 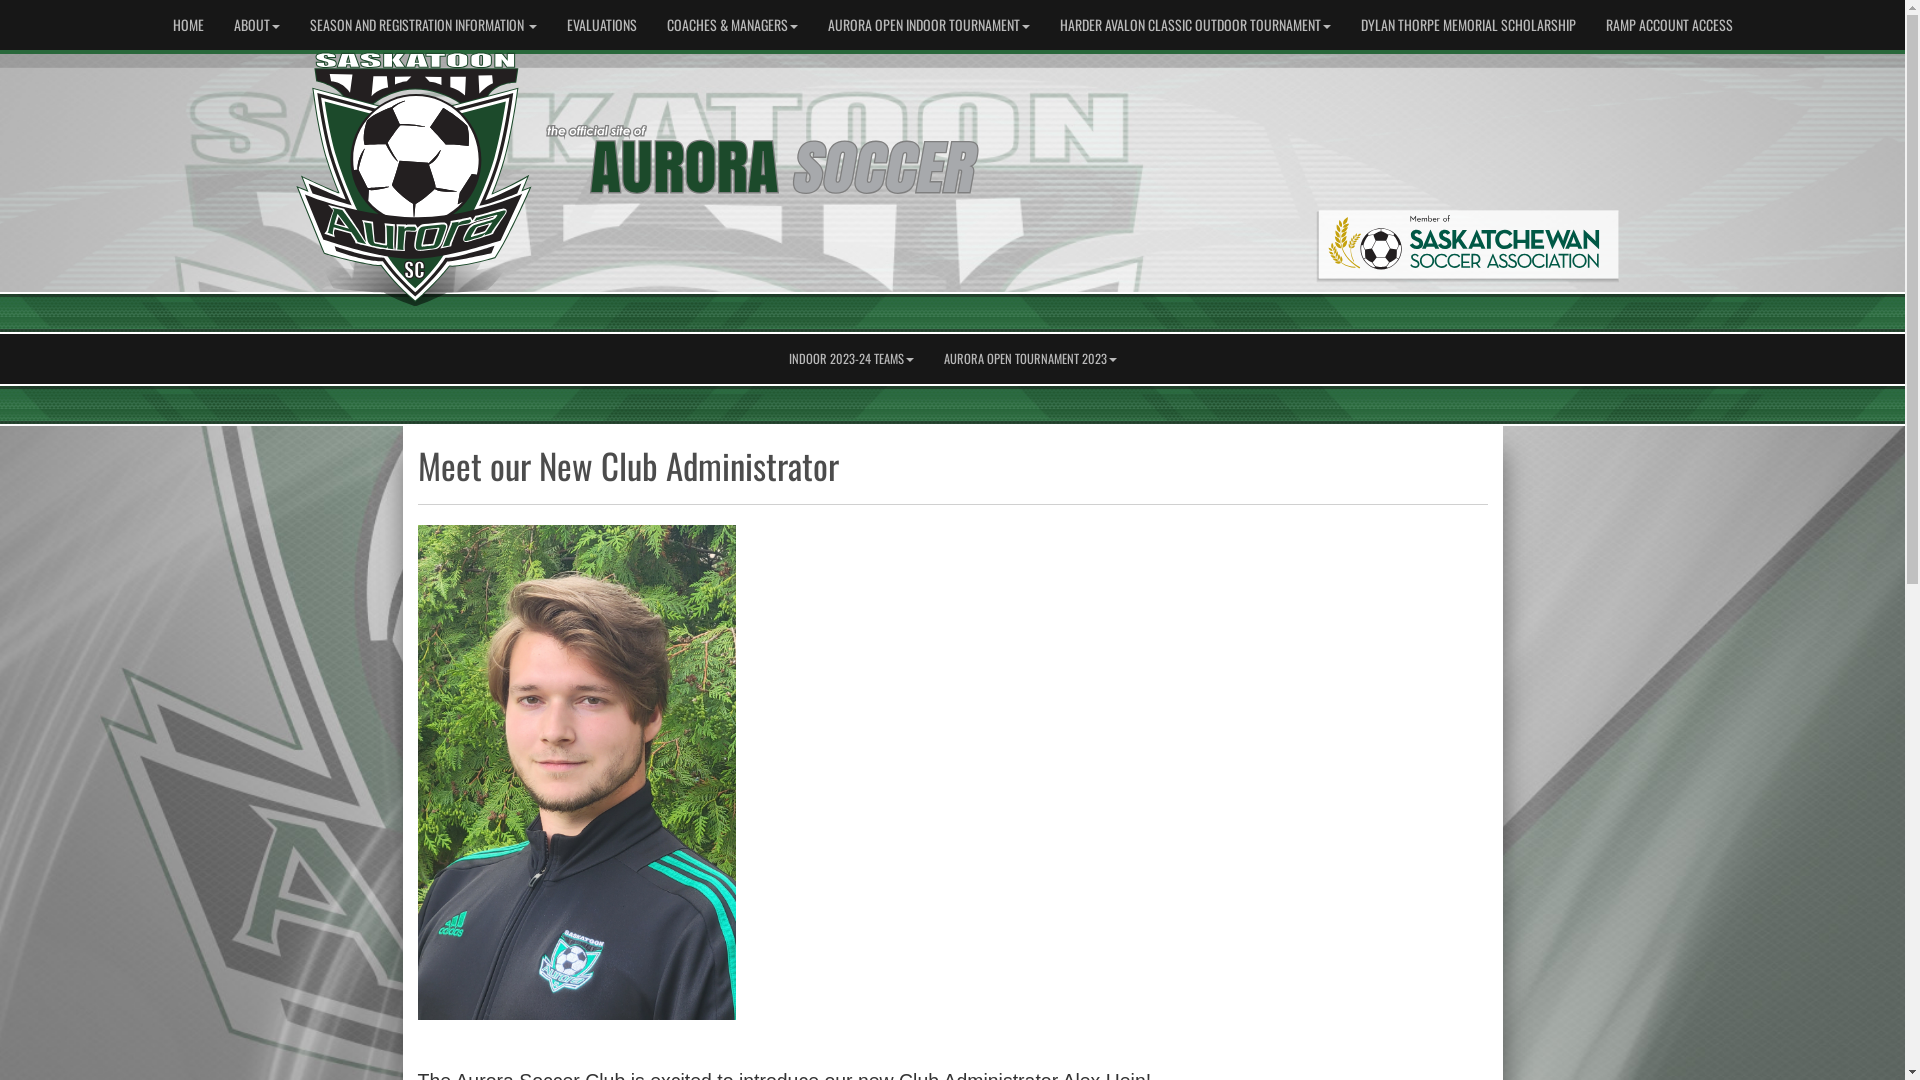 I want to click on 'HOME', so click(x=188, y=24).